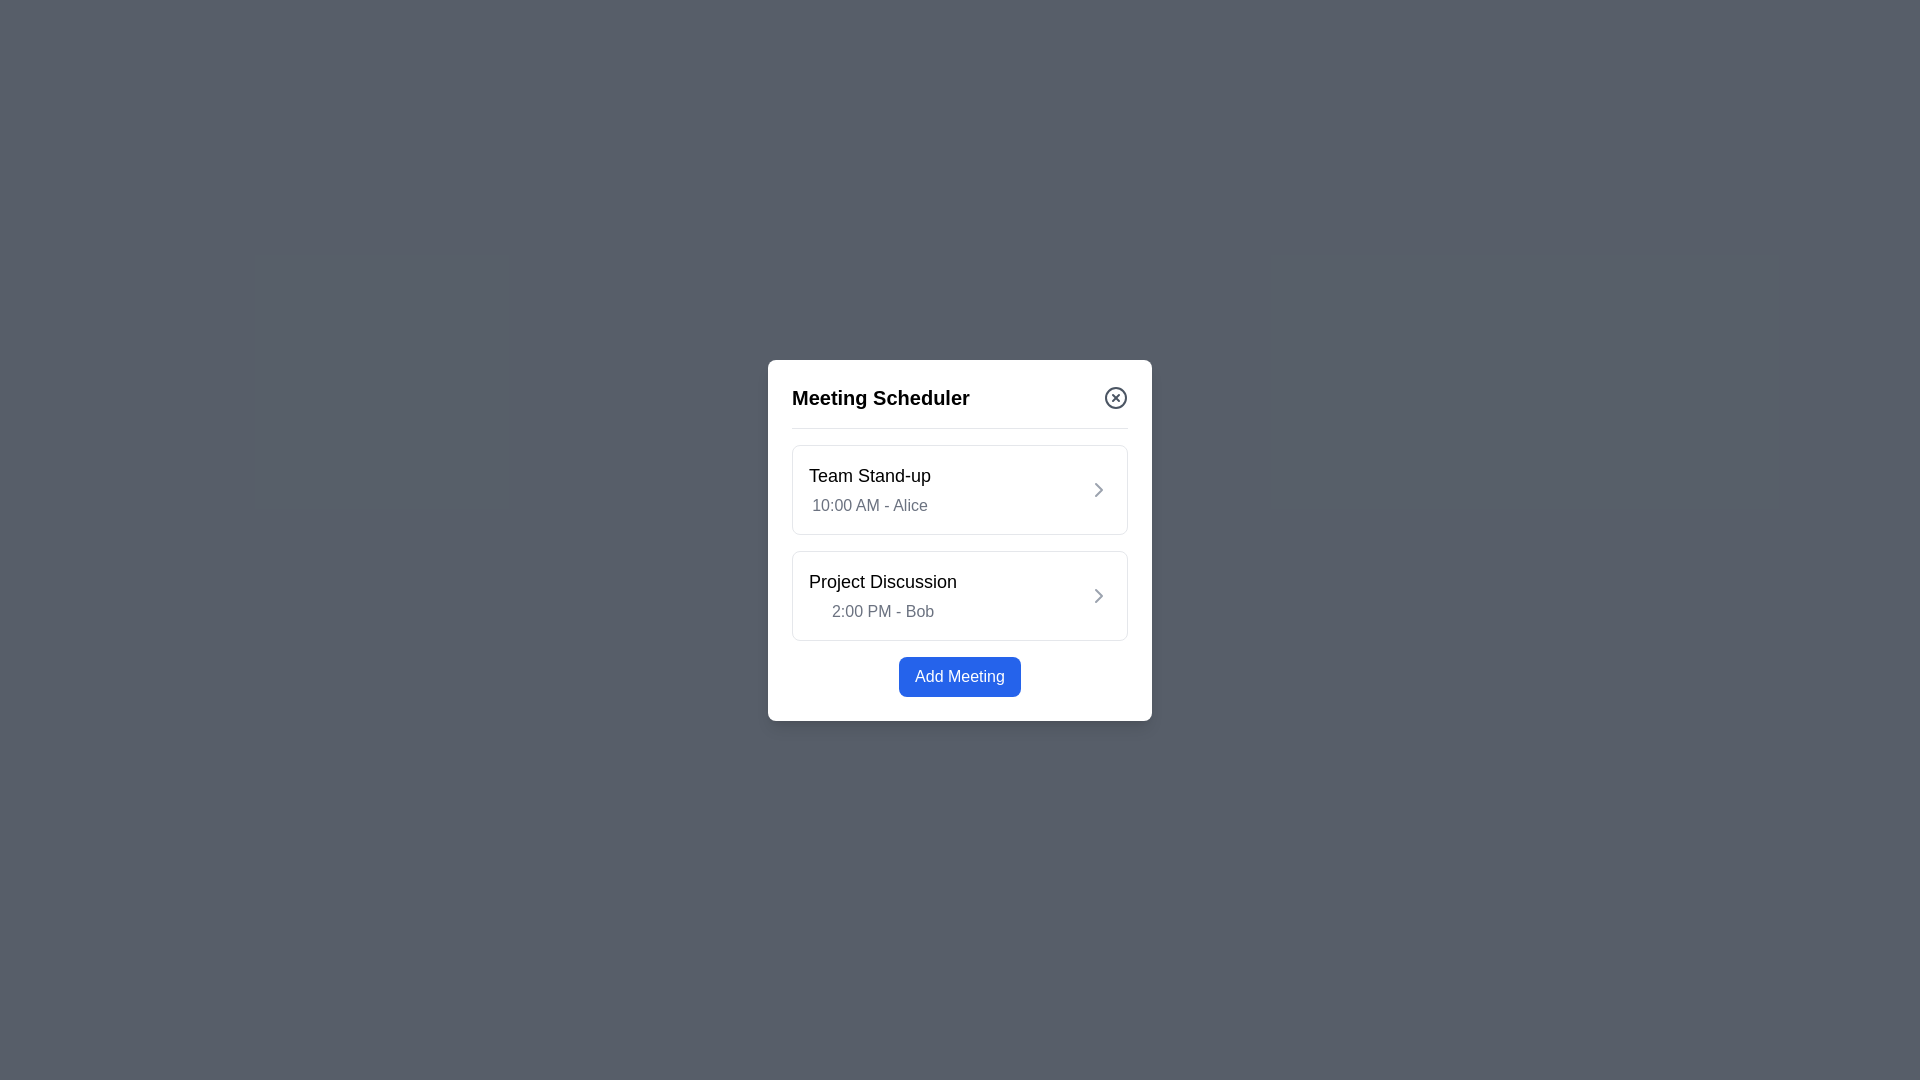 This screenshot has height=1080, width=1920. What do you see at coordinates (960, 489) in the screenshot?
I see `the first item in the 'Meeting Scheduler' list` at bounding box center [960, 489].